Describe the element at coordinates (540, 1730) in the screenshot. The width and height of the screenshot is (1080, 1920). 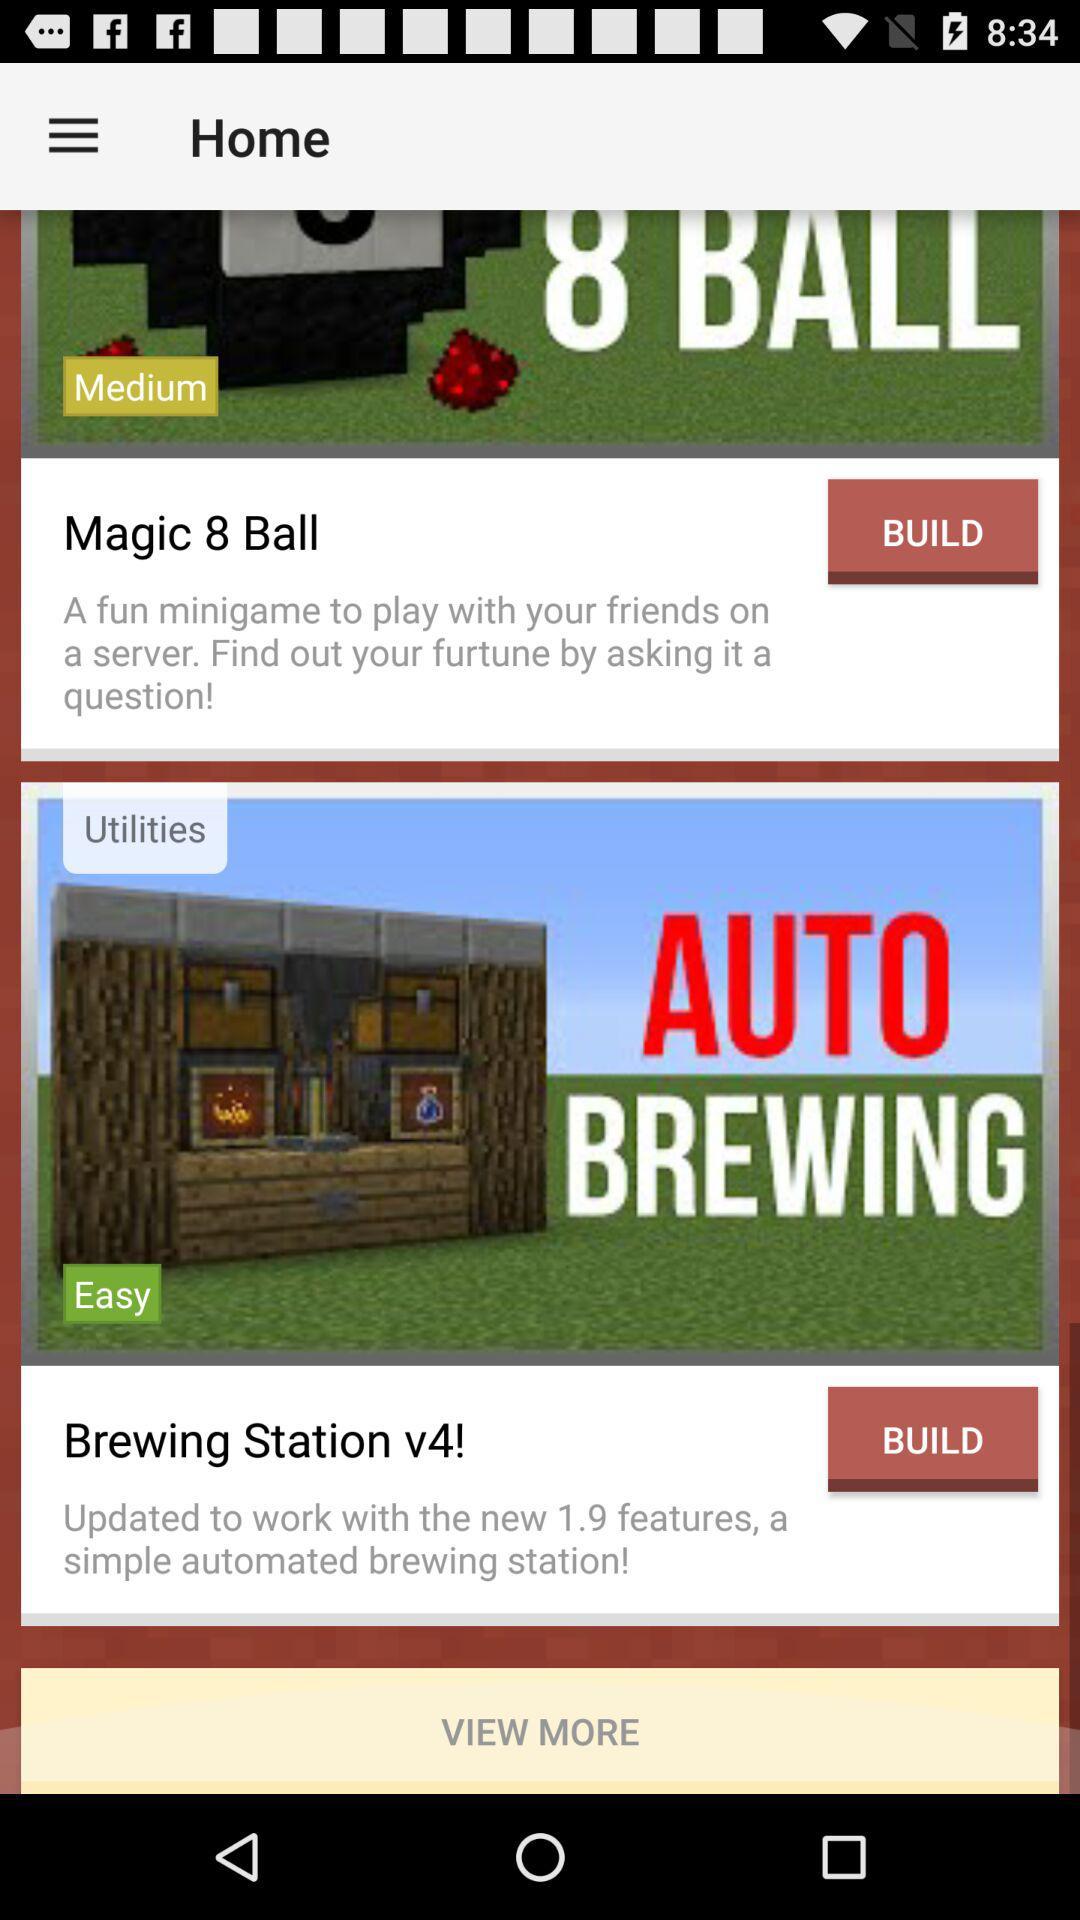
I see `the view more icon` at that location.